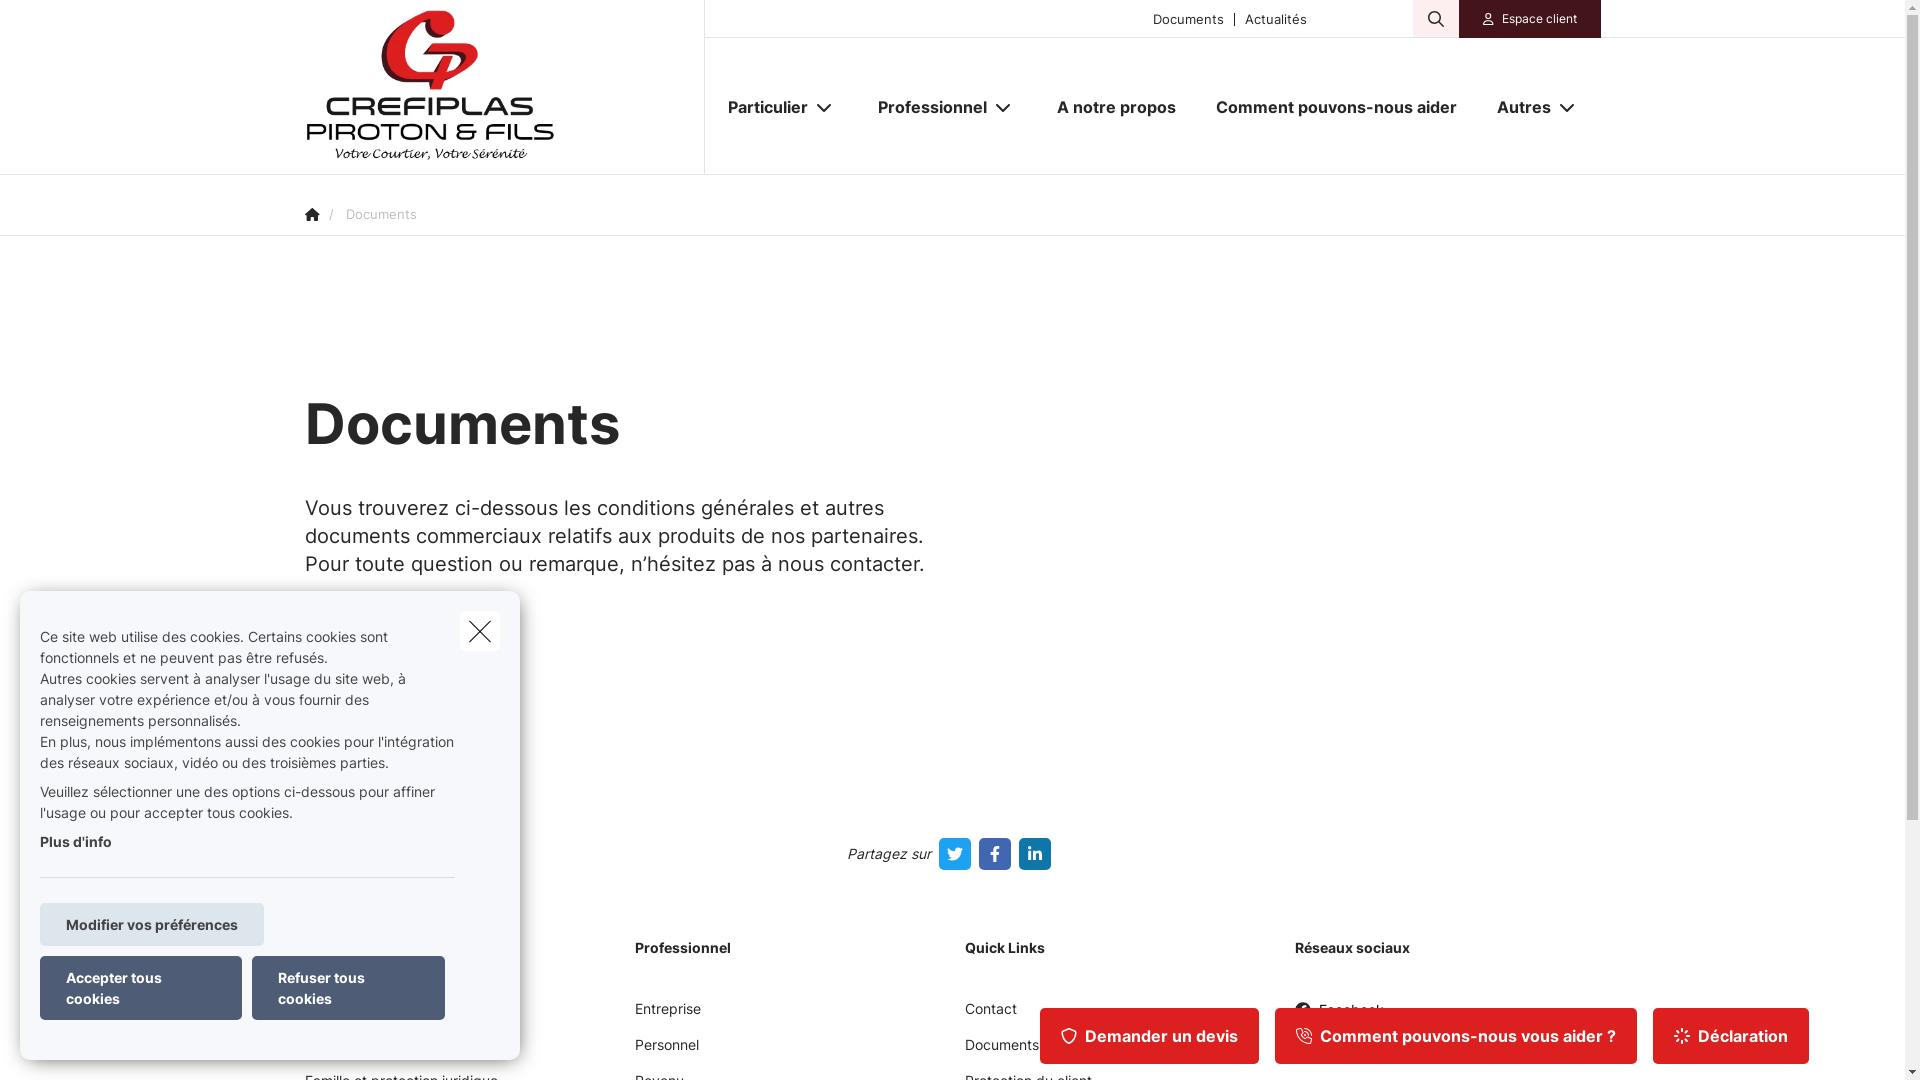 This screenshot has width=1920, height=1080. I want to click on 'Personnel', so click(666, 1051).